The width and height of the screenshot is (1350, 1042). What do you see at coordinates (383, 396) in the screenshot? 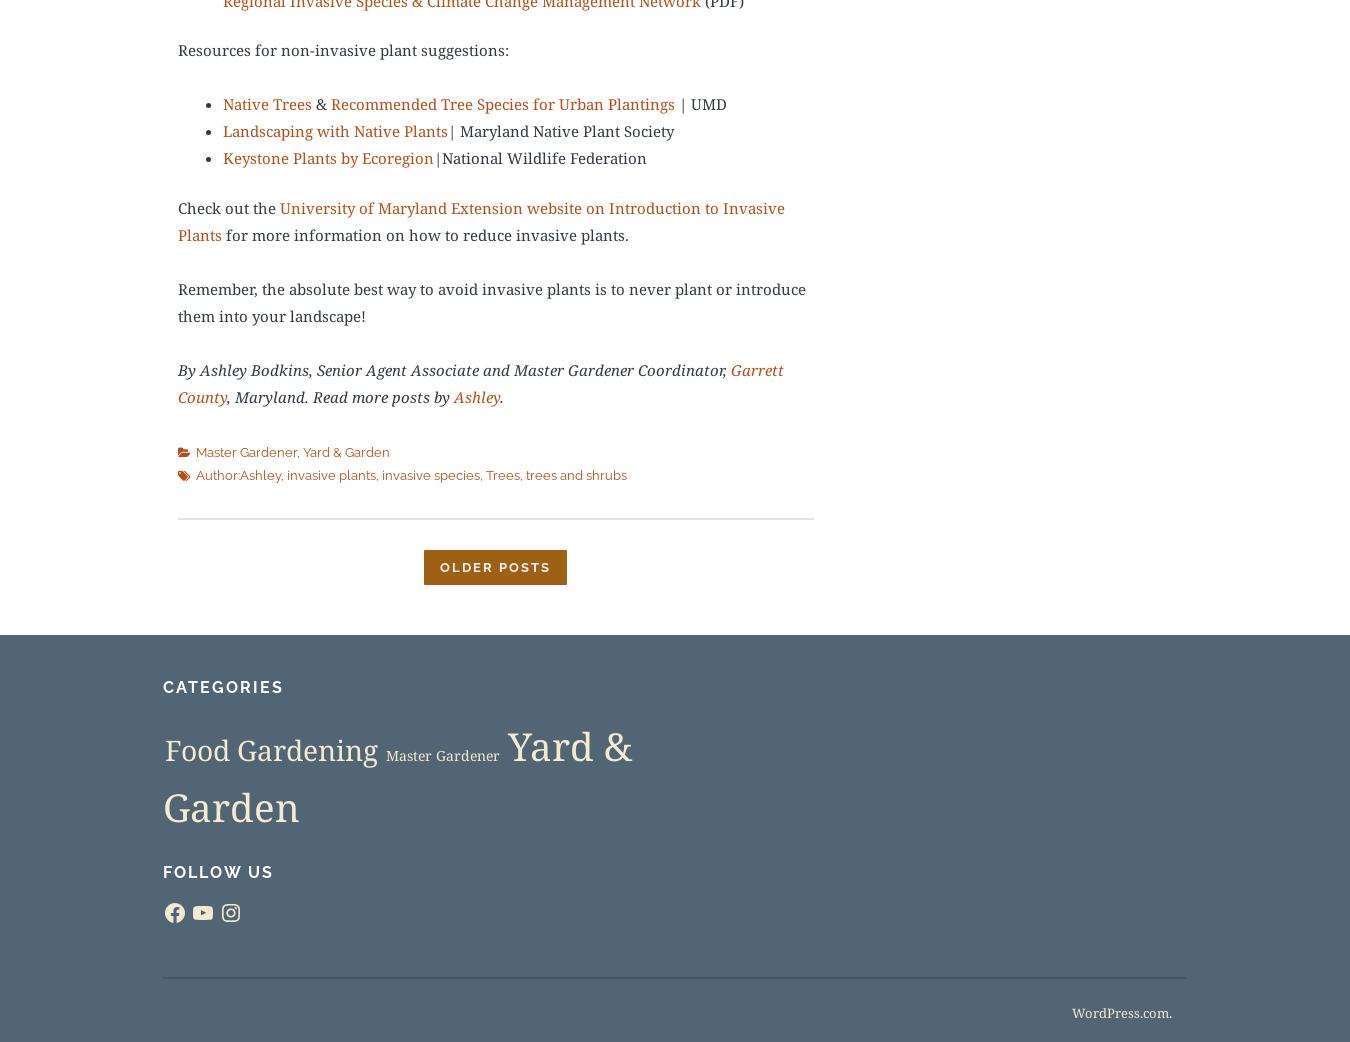
I see `'Read more posts by'` at bounding box center [383, 396].